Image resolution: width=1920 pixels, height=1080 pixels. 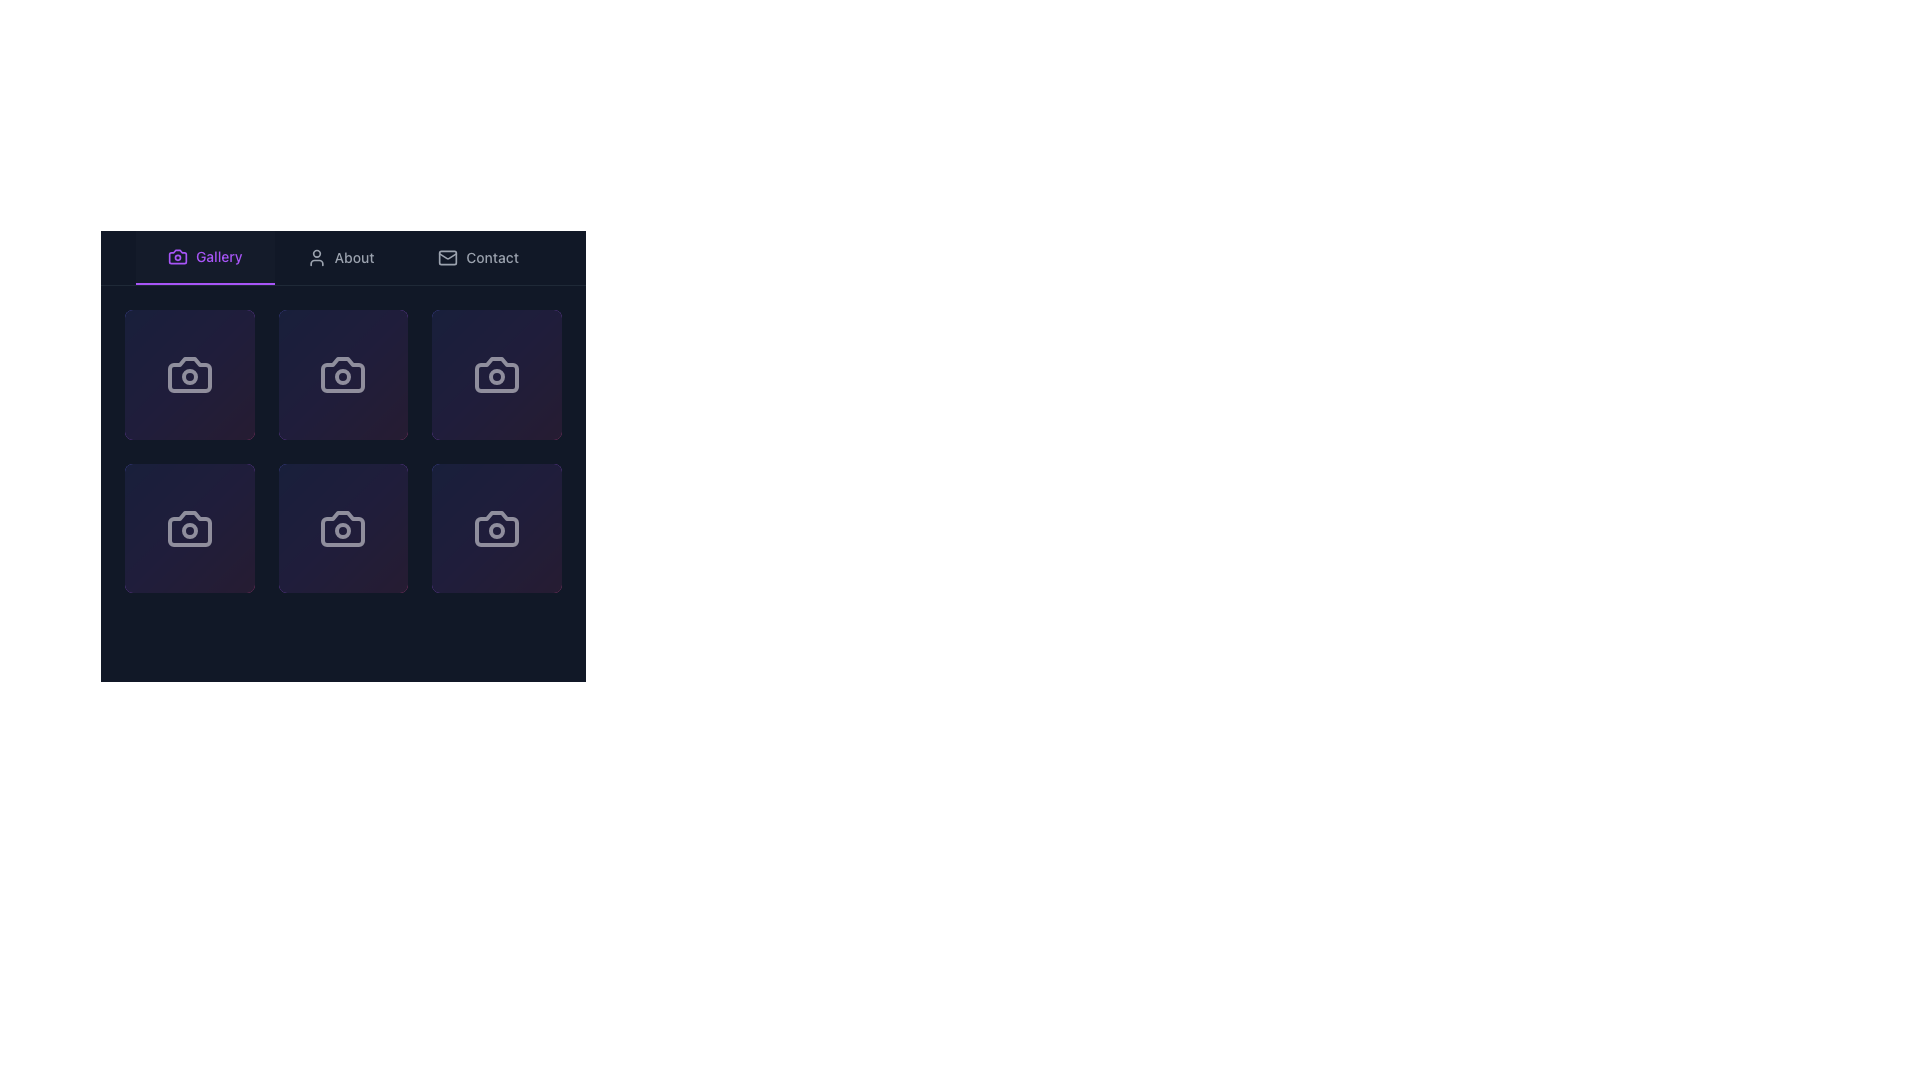 I want to click on the gradient square button with a camera icon, so click(x=189, y=374).